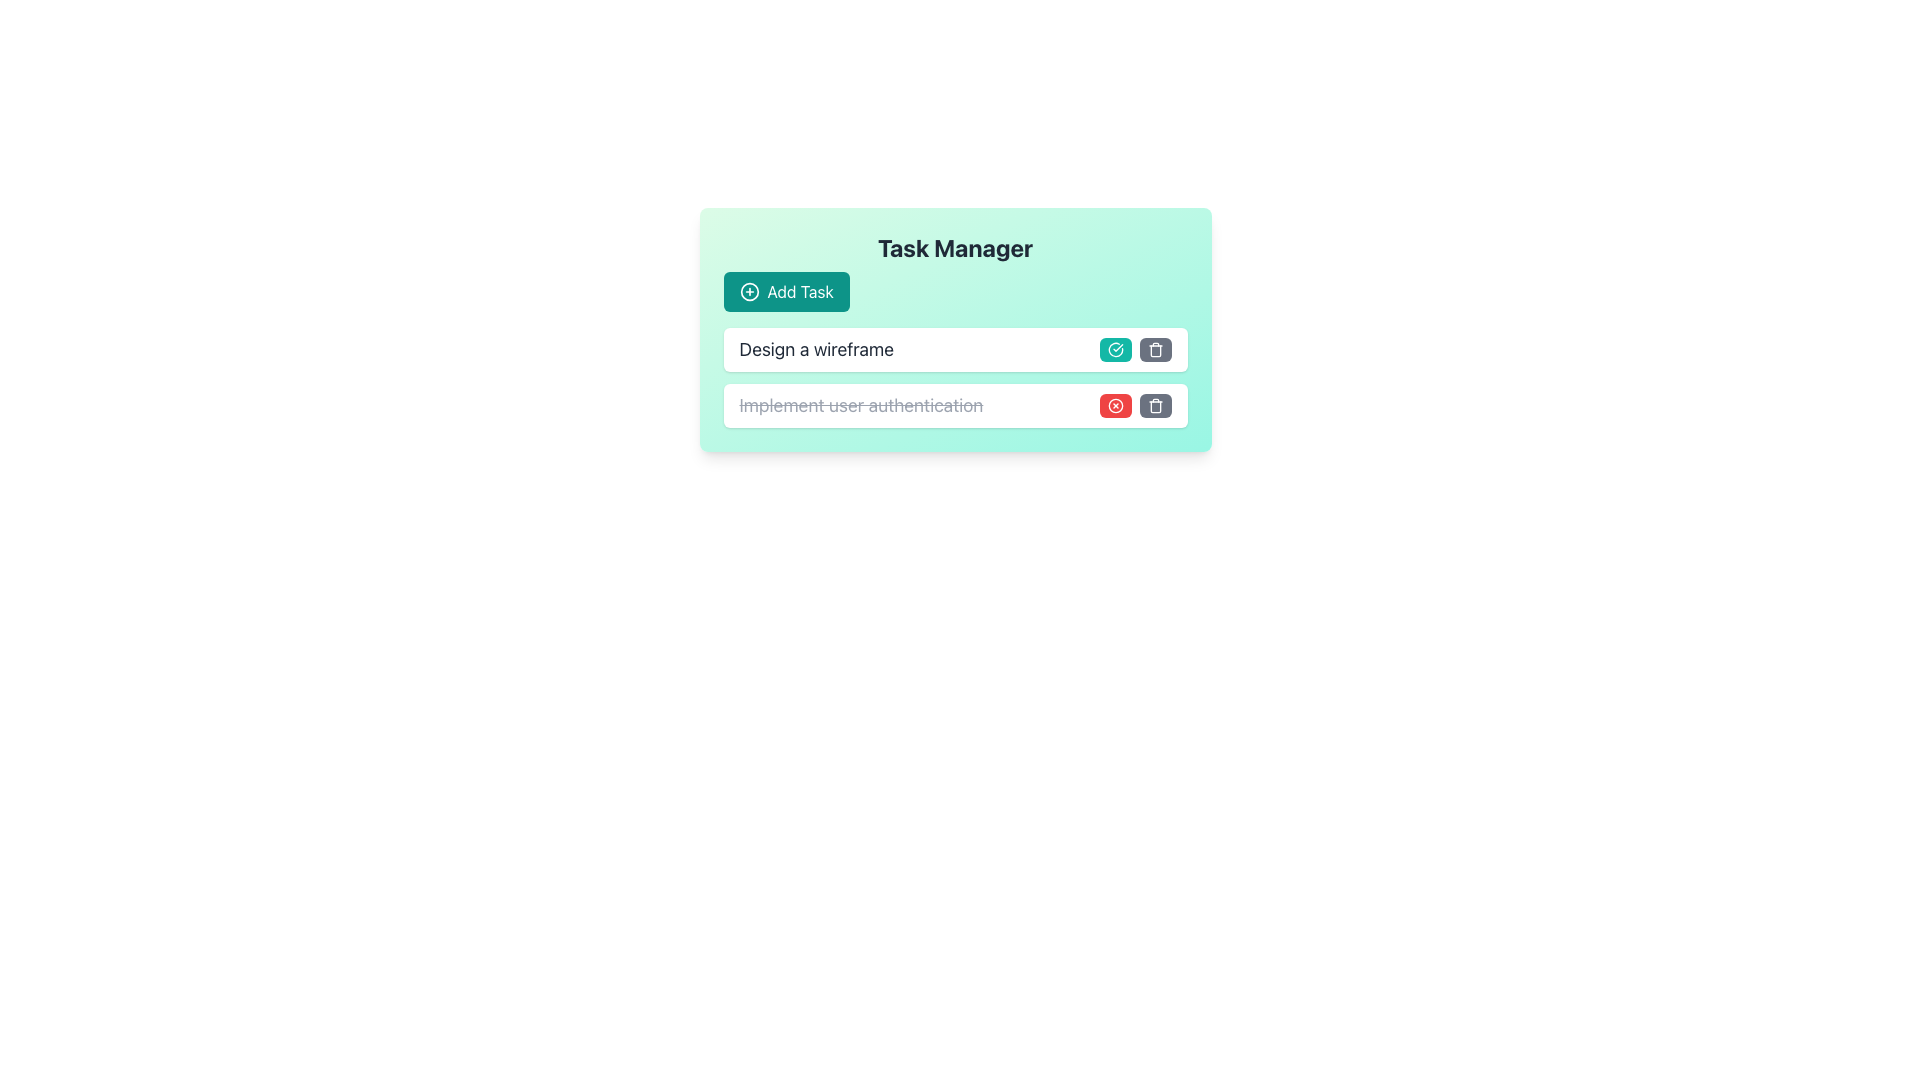 The height and width of the screenshot is (1080, 1920). What do you see at coordinates (800, 292) in the screenshot?
I see `the text label that describes the action of adding a task, which is positioned within a teal green button beneath the 'Task Manager' heading` at bounding box center [800, 292].